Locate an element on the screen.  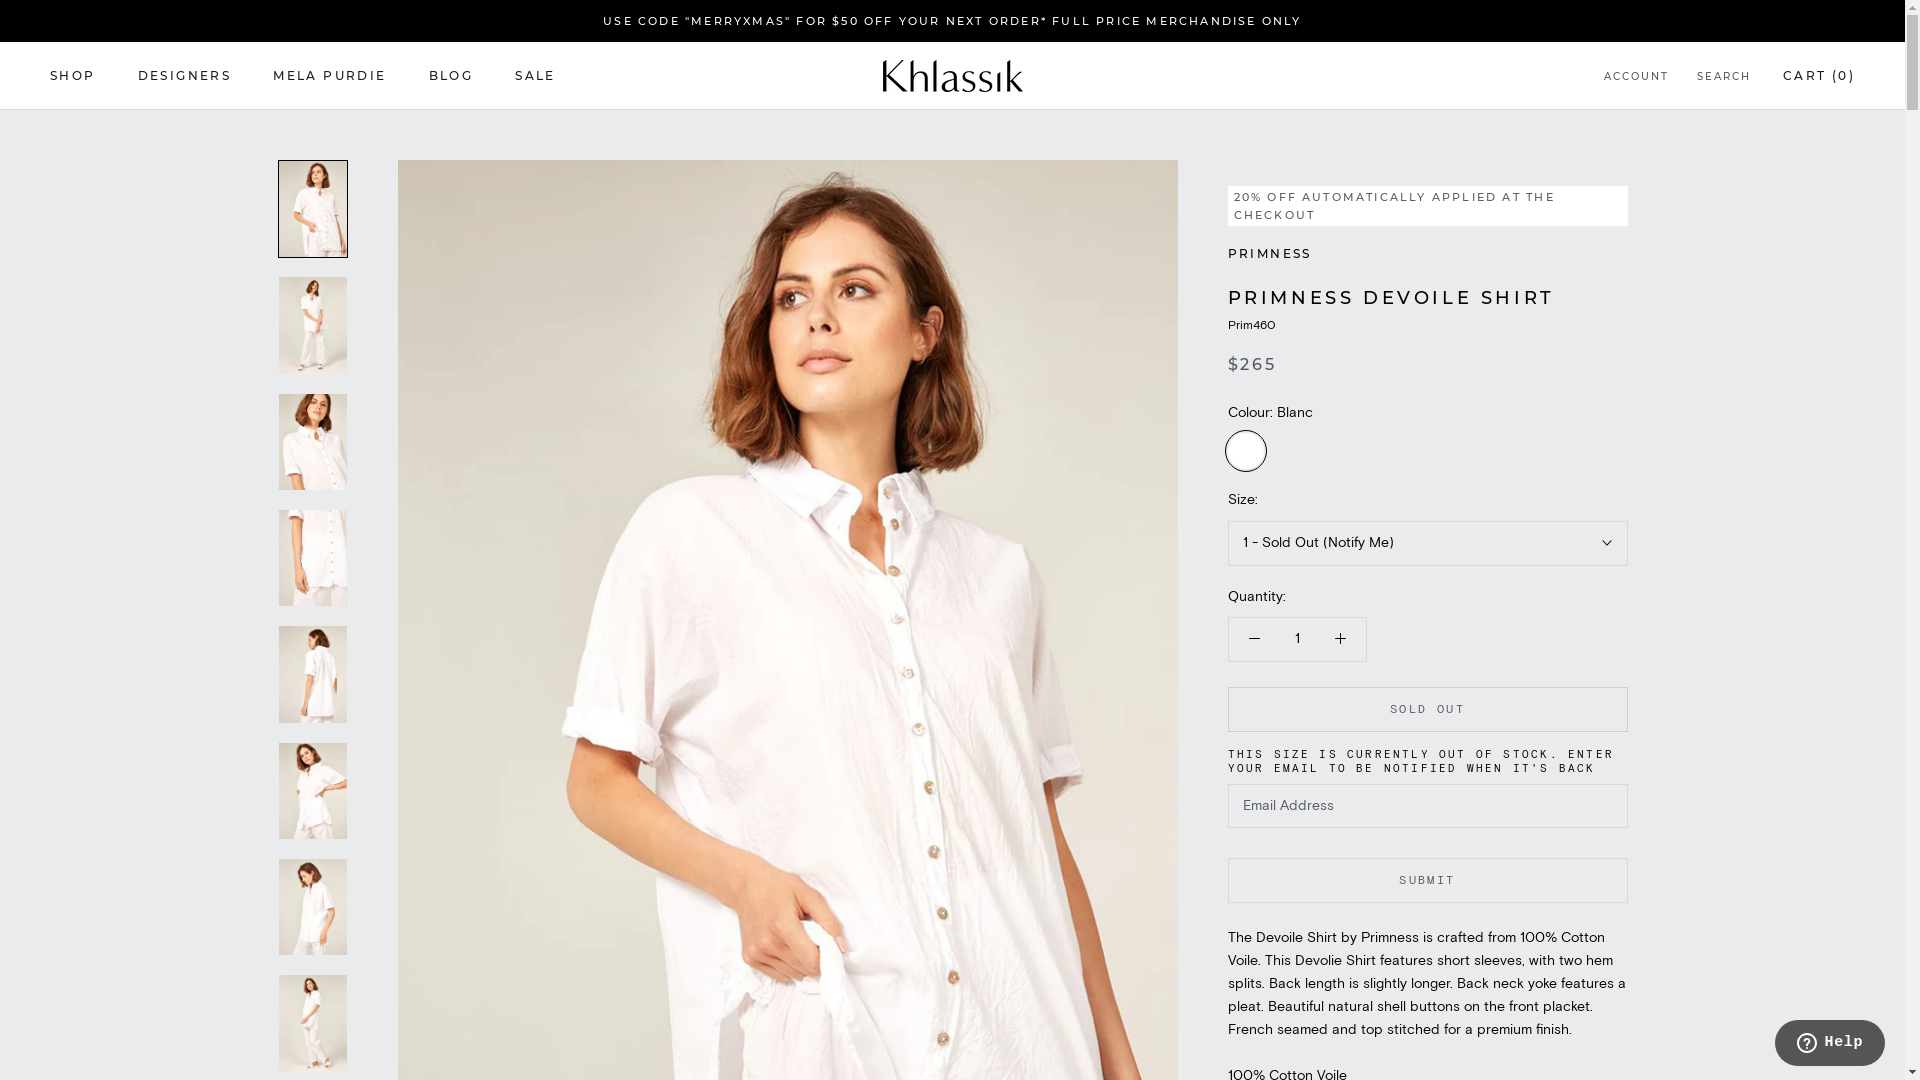
'DESIGNERS is located at coordinates (185, 74).